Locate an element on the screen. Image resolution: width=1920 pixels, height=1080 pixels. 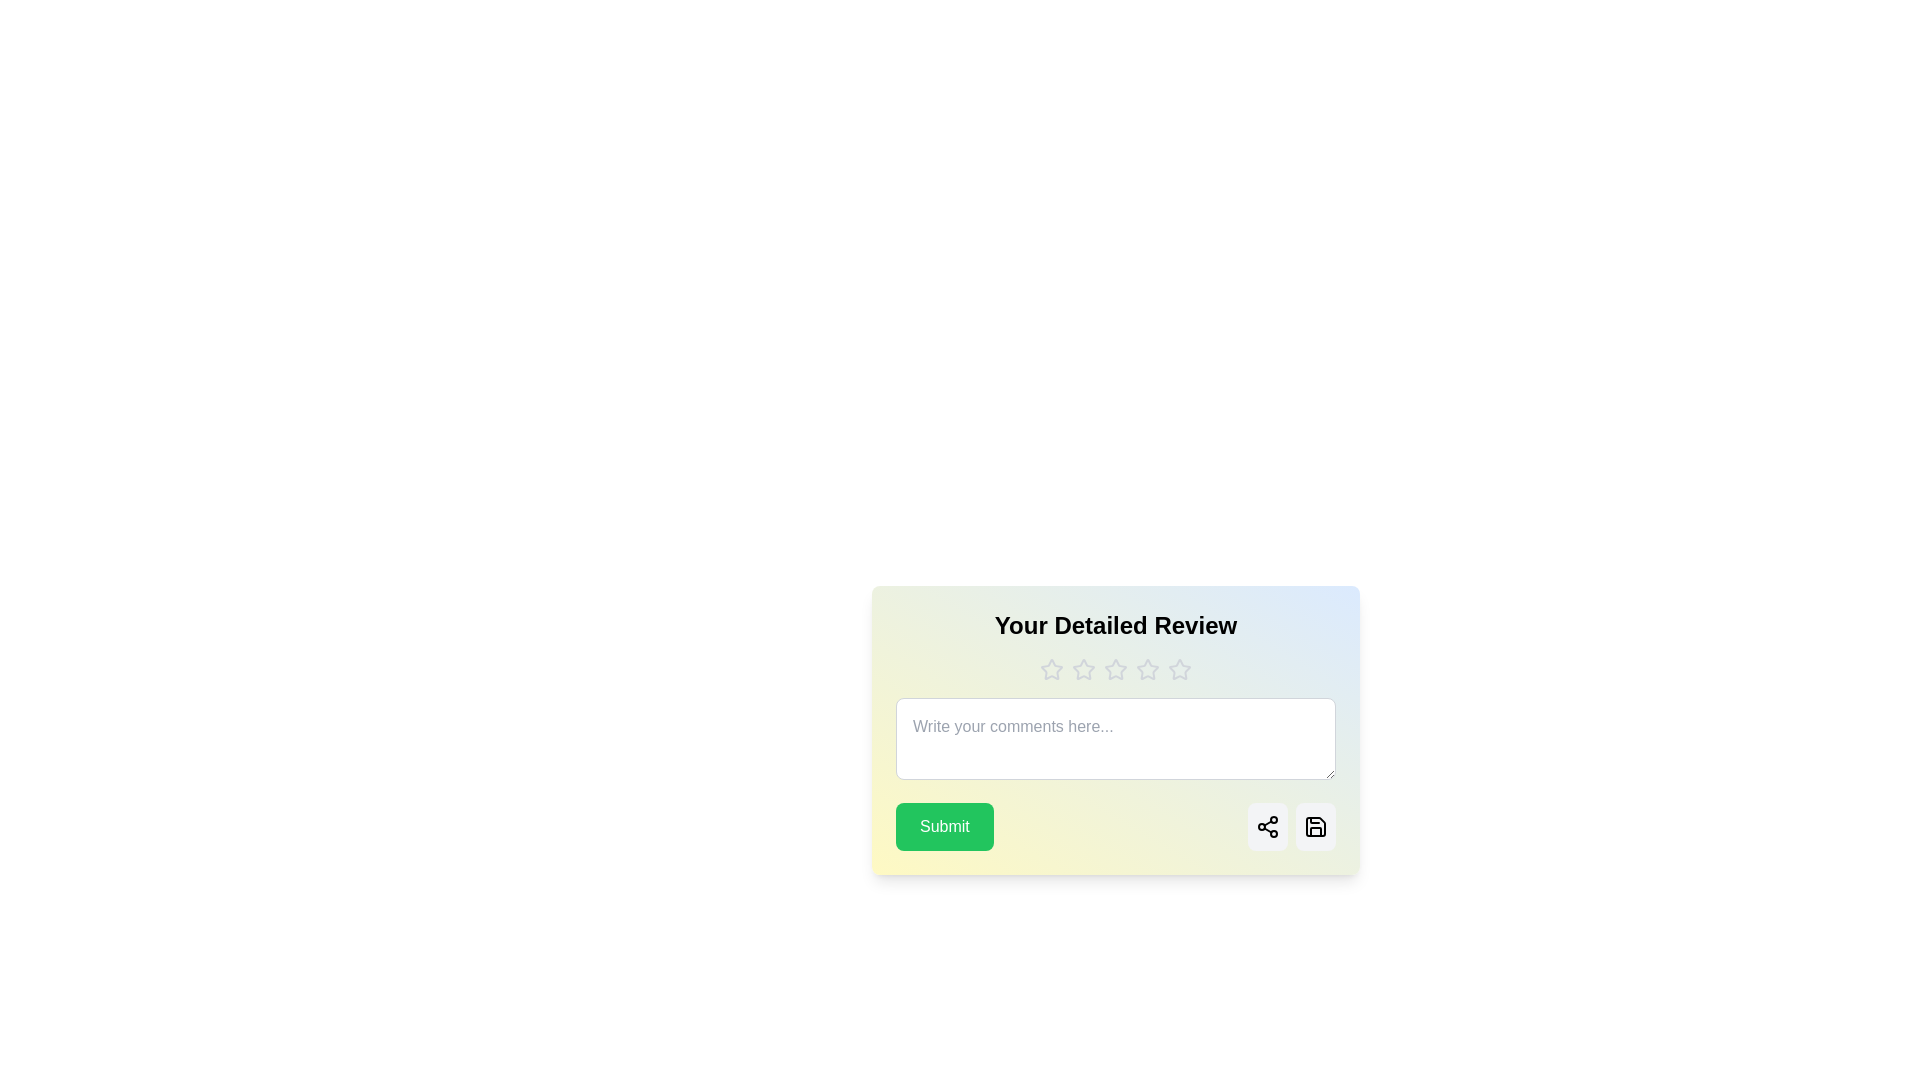
the submit button to submit the review is located at coordinates (943, 826).